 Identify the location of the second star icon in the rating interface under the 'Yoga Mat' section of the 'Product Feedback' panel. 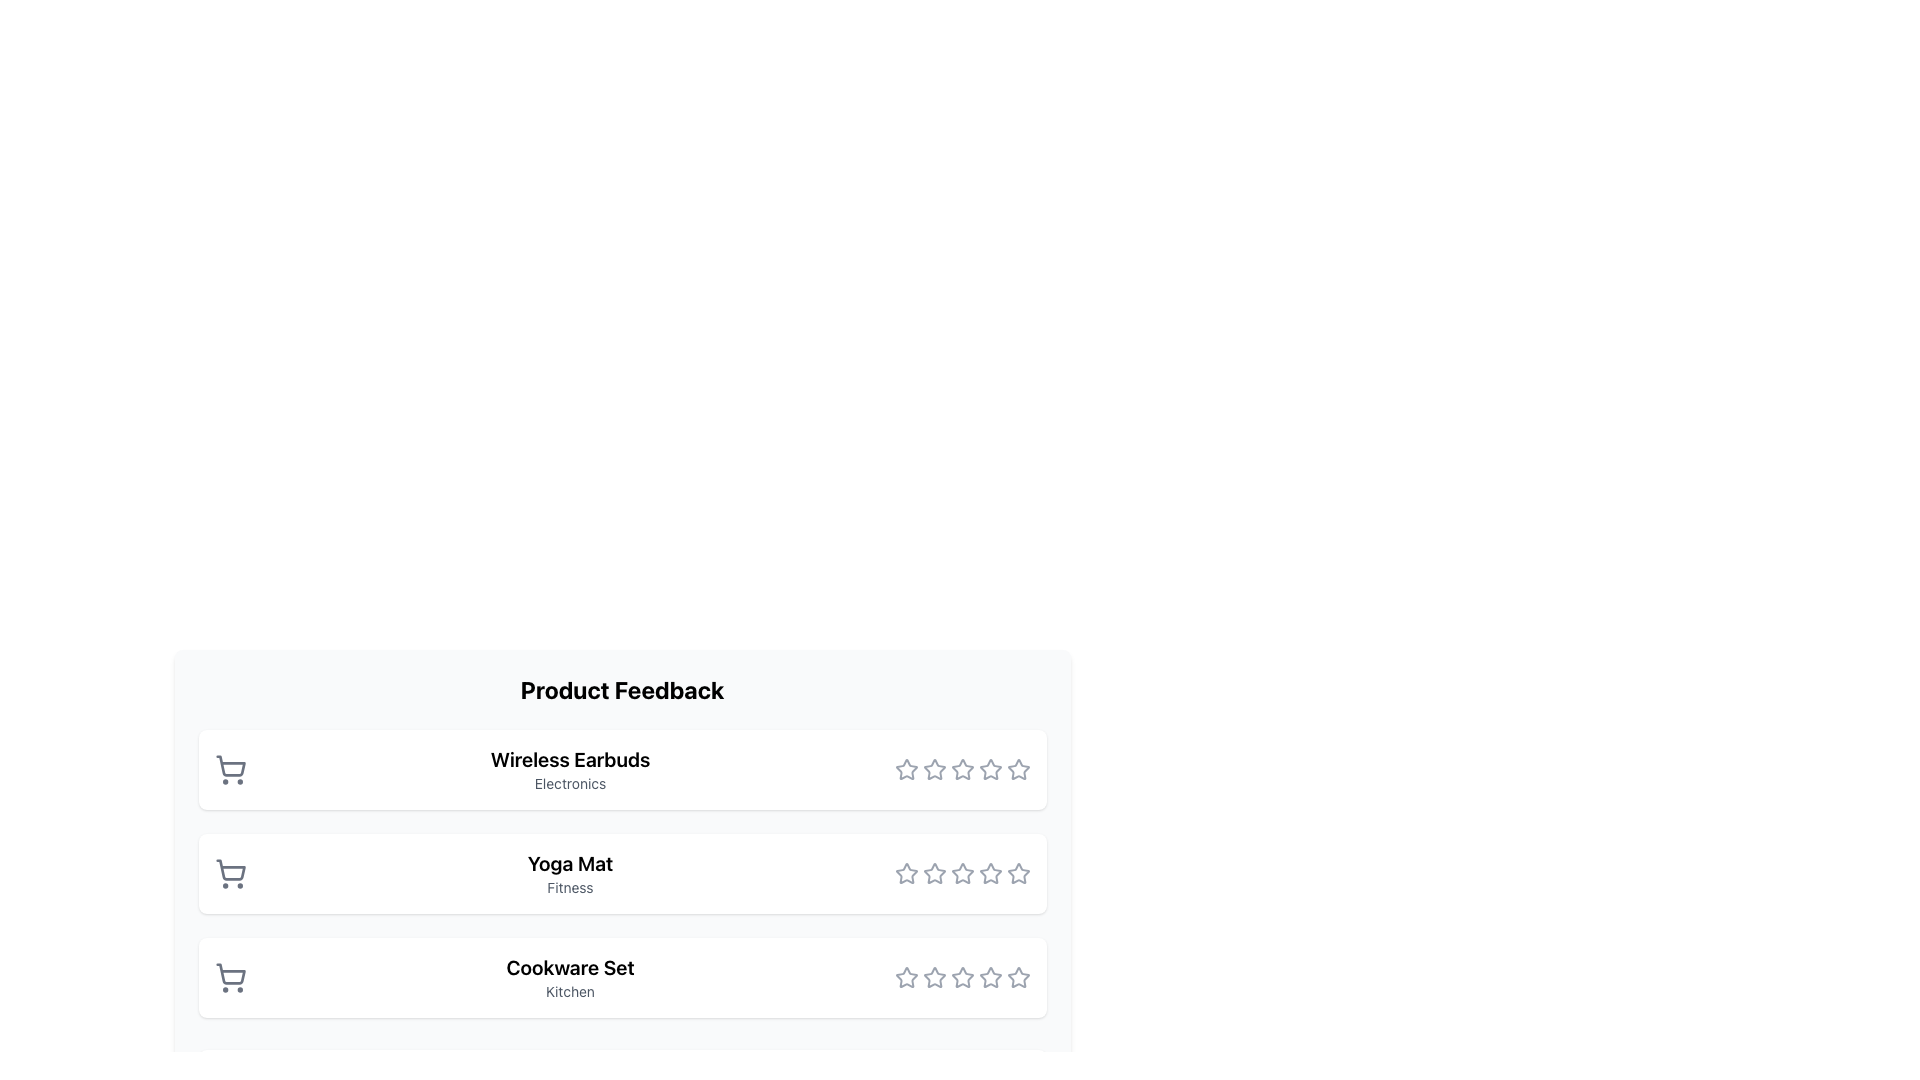
(933, 872).